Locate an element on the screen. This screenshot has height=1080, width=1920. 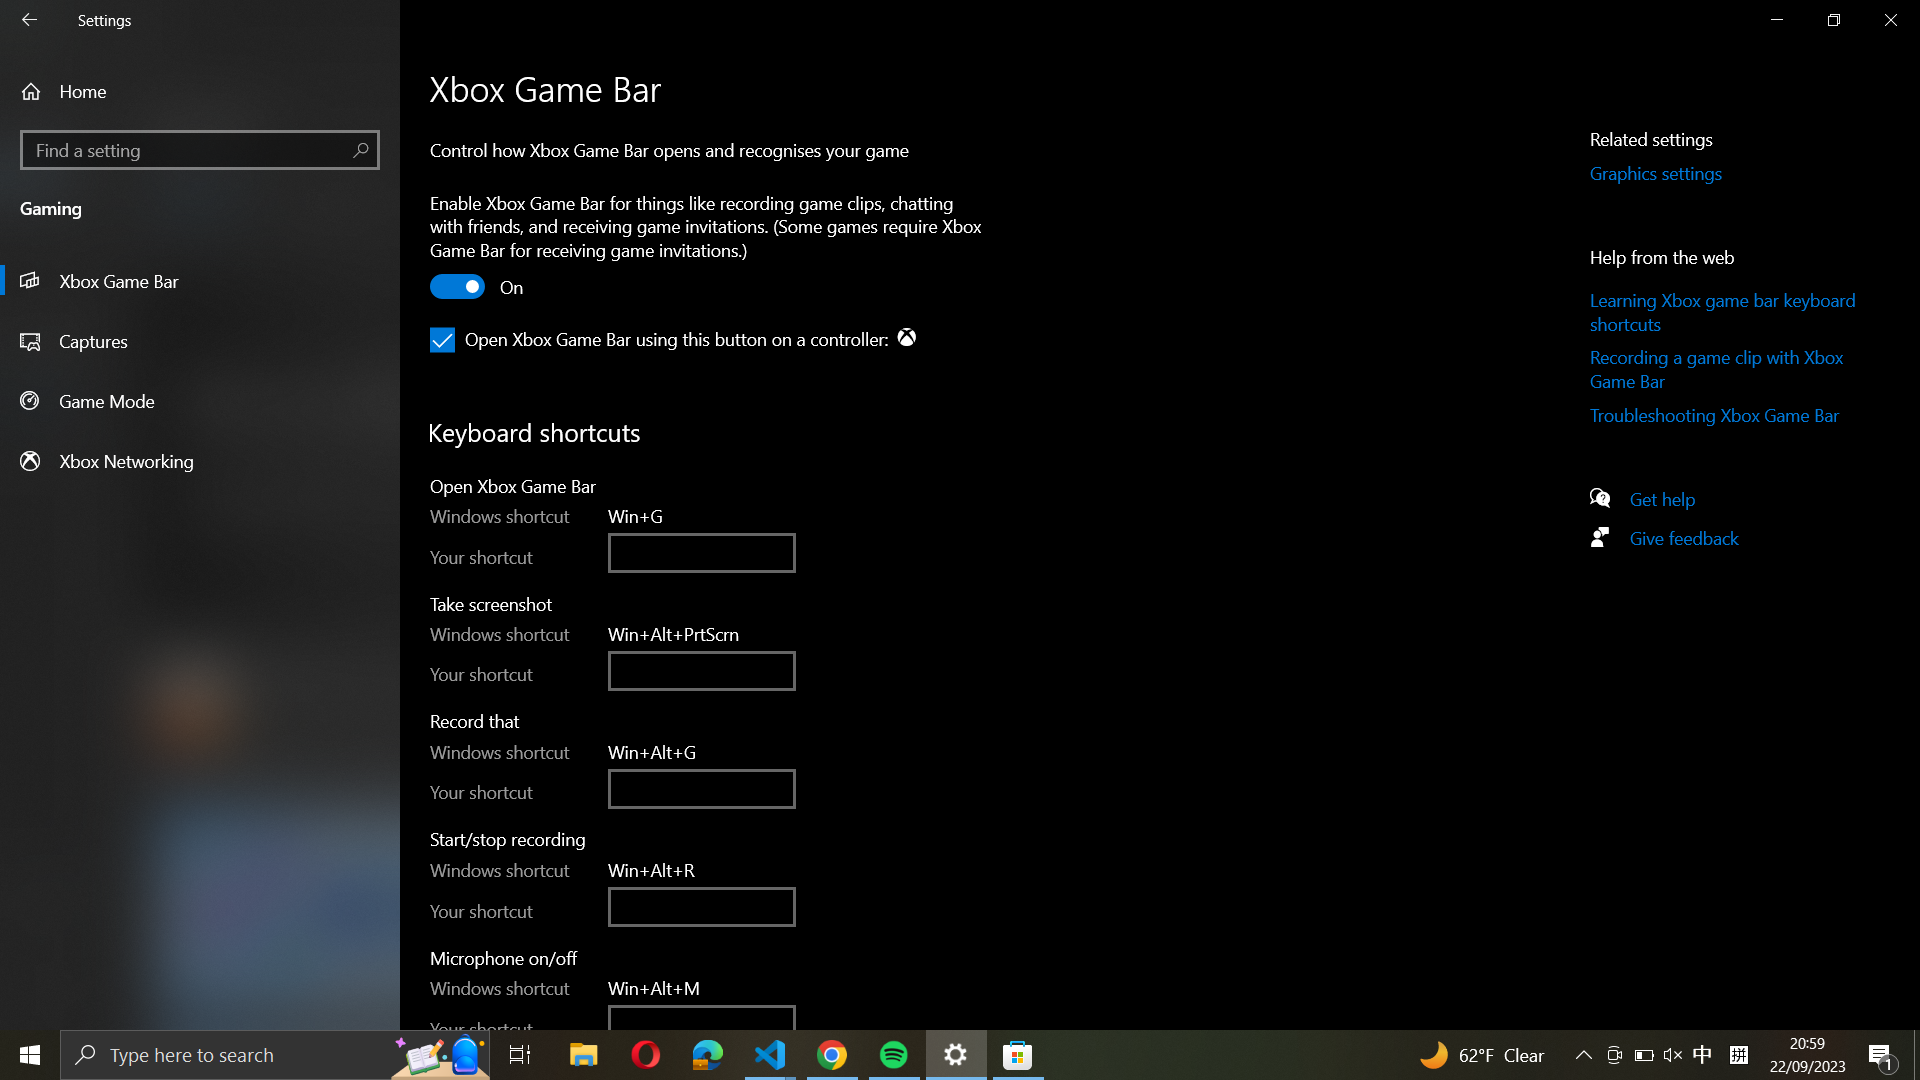
the Troubleshooting option under Xbox Game Bar is located at coordinates (1726, 418).